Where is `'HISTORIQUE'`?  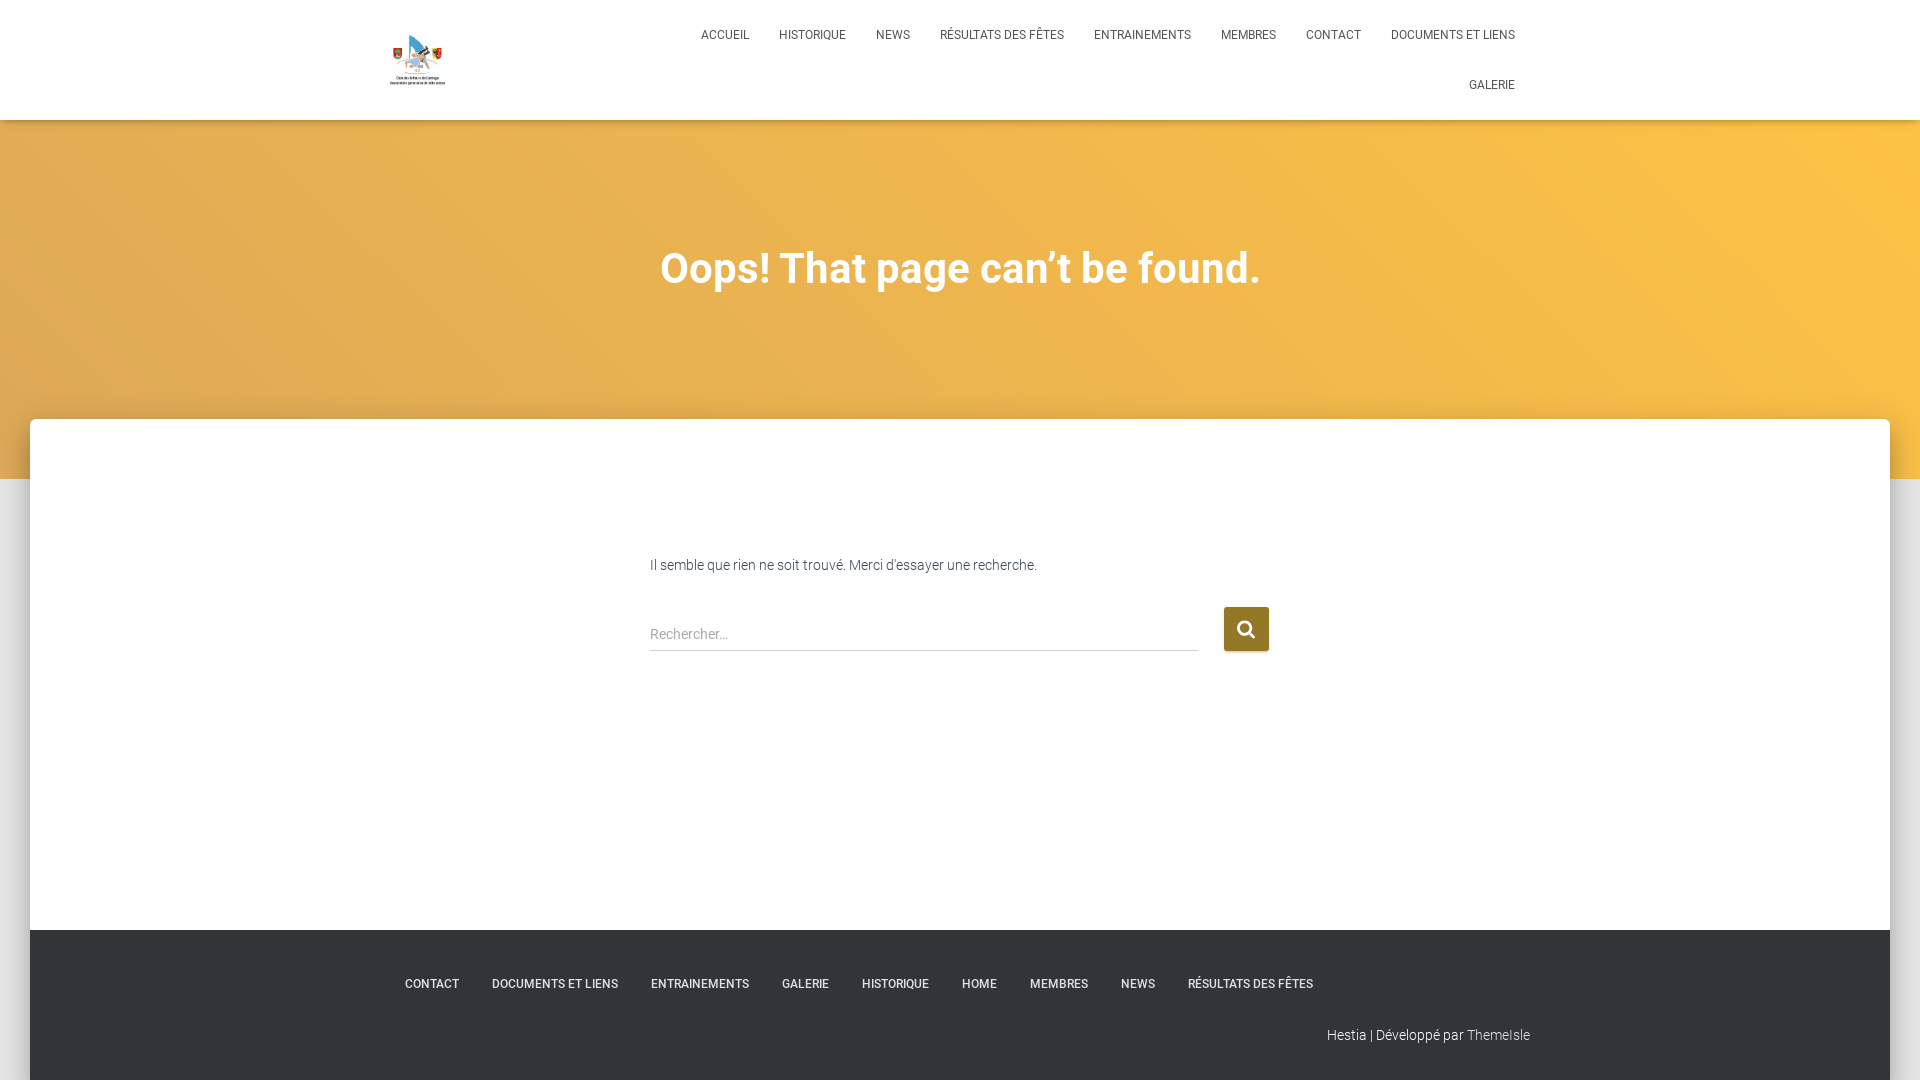 'HISTORIQUE' is located at coordinates (894, 983).